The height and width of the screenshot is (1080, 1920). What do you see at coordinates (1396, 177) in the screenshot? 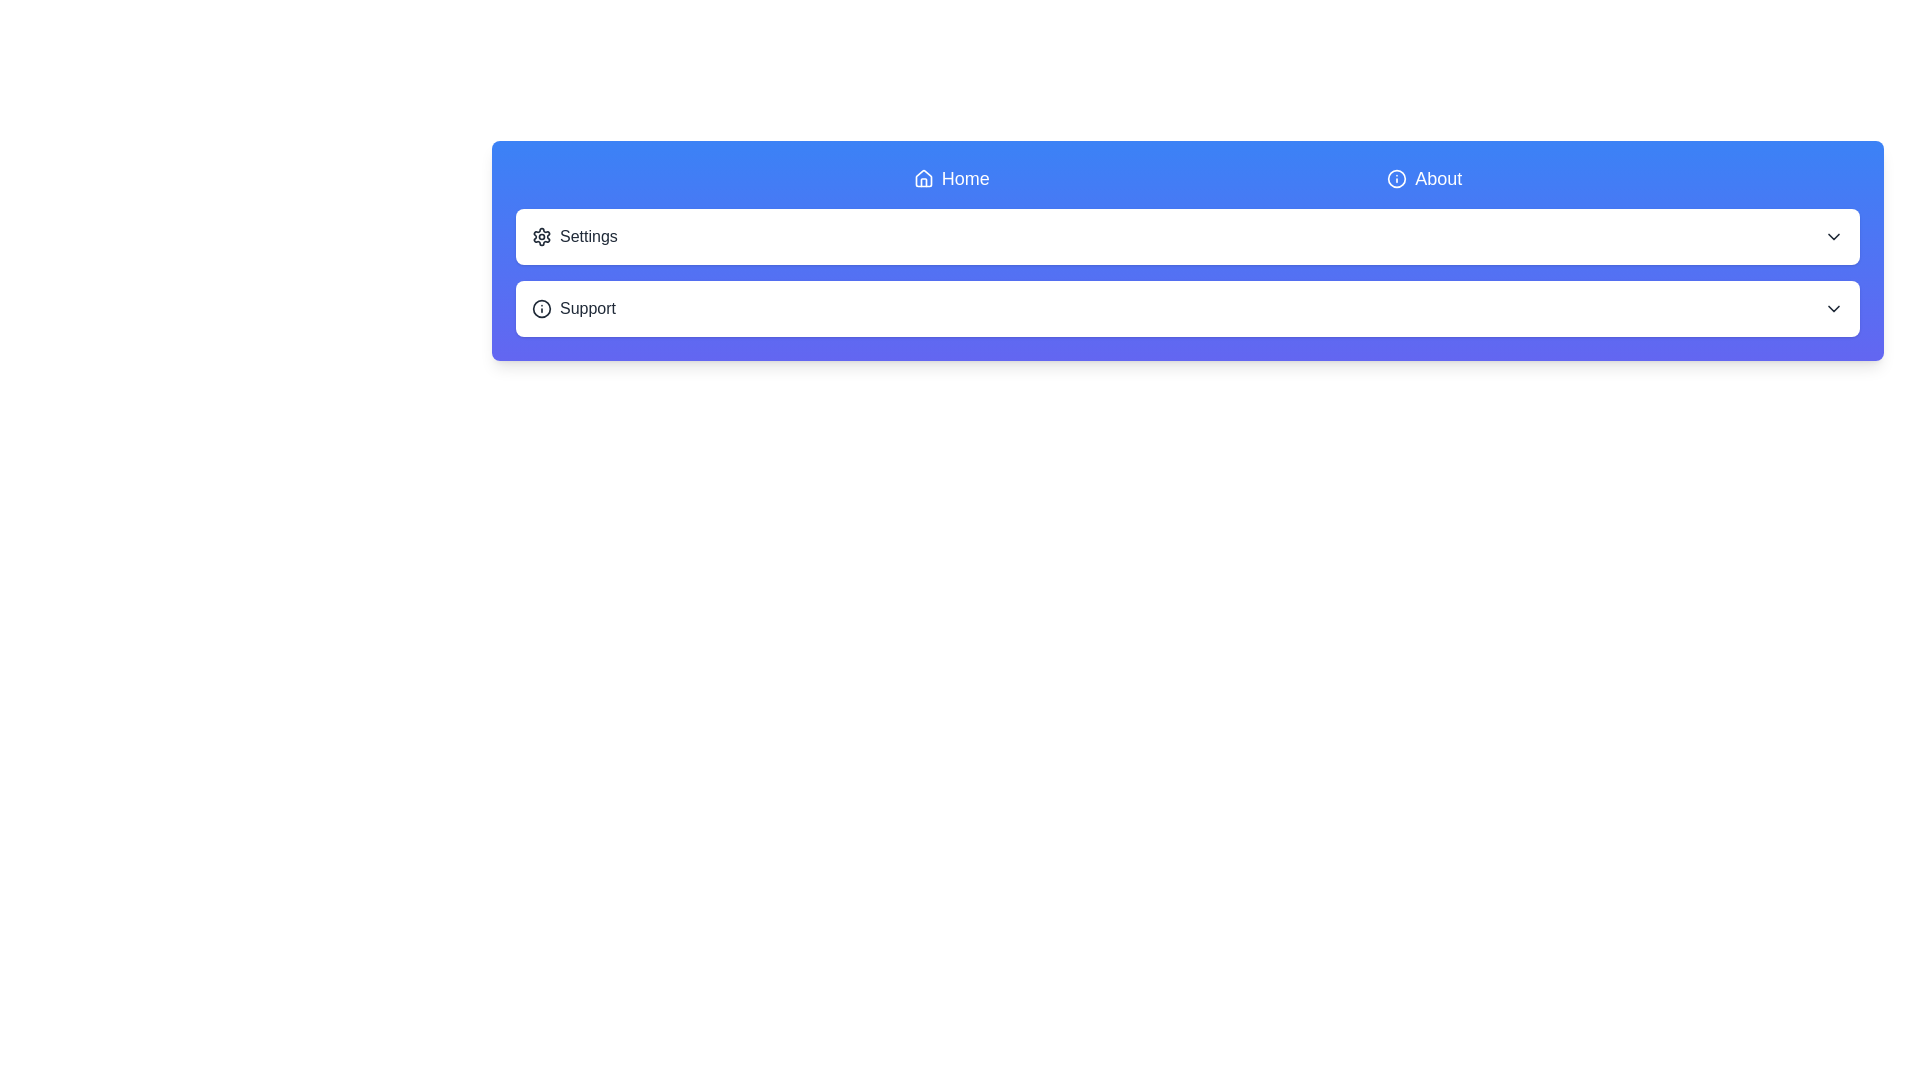
I see `the icon located on the left side of the 'About' label in the top navigation row` at bounding box center [1396, 177].